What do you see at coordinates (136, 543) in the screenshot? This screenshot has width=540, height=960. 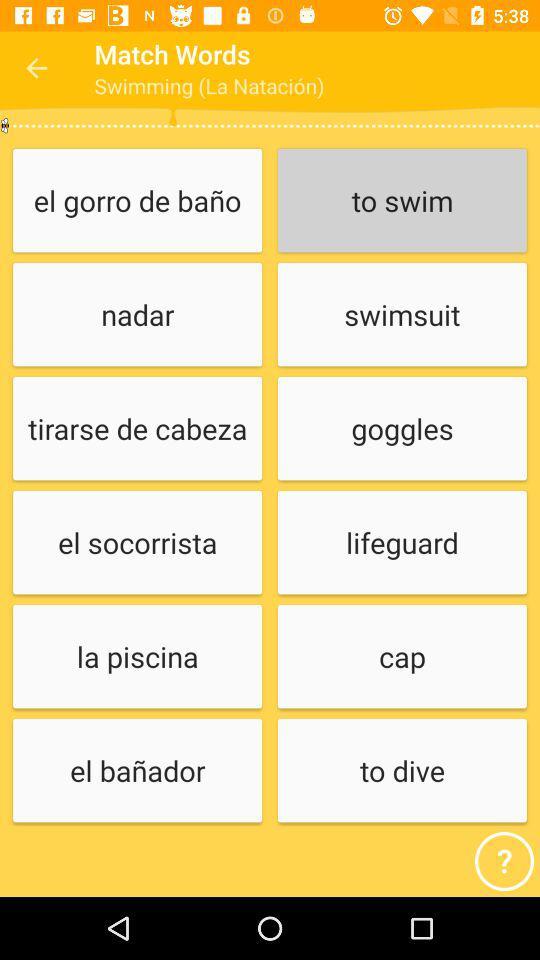 I see `icon below tirarse de cabeza icon` at bounding box center [136, 543].